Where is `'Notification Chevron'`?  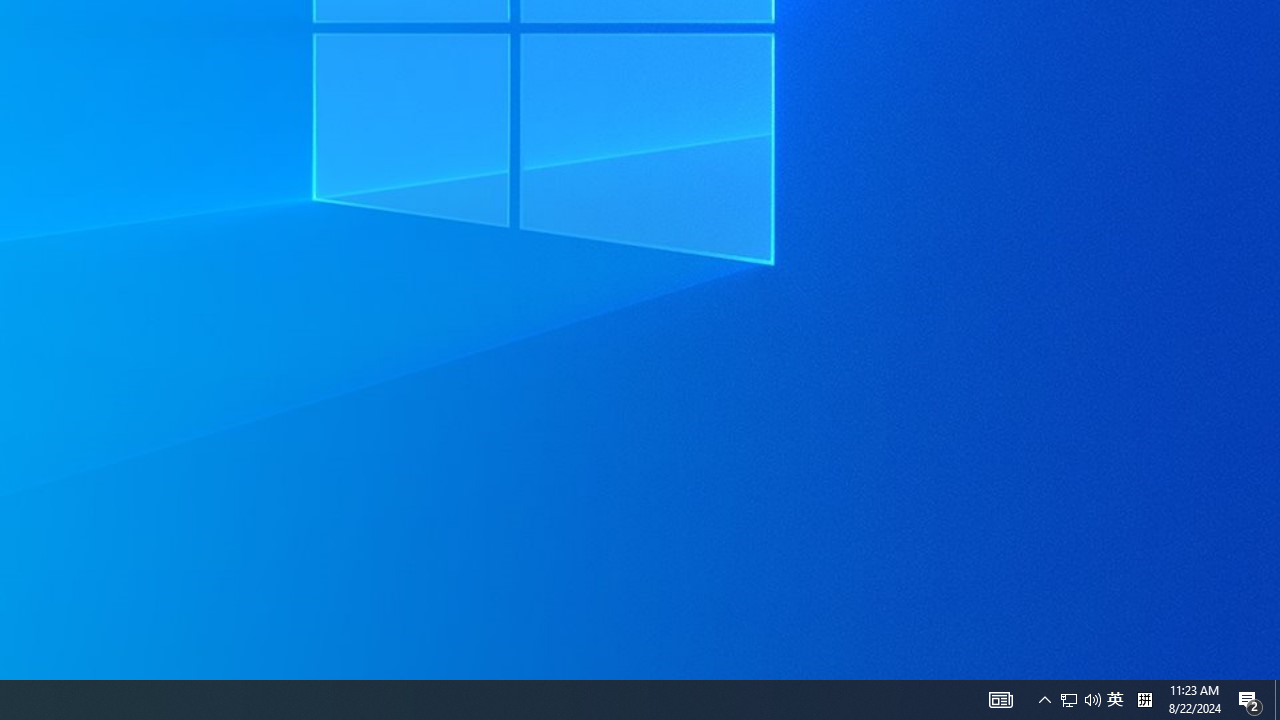
'Notification Chevron' is located at coordinates (1000, 698).